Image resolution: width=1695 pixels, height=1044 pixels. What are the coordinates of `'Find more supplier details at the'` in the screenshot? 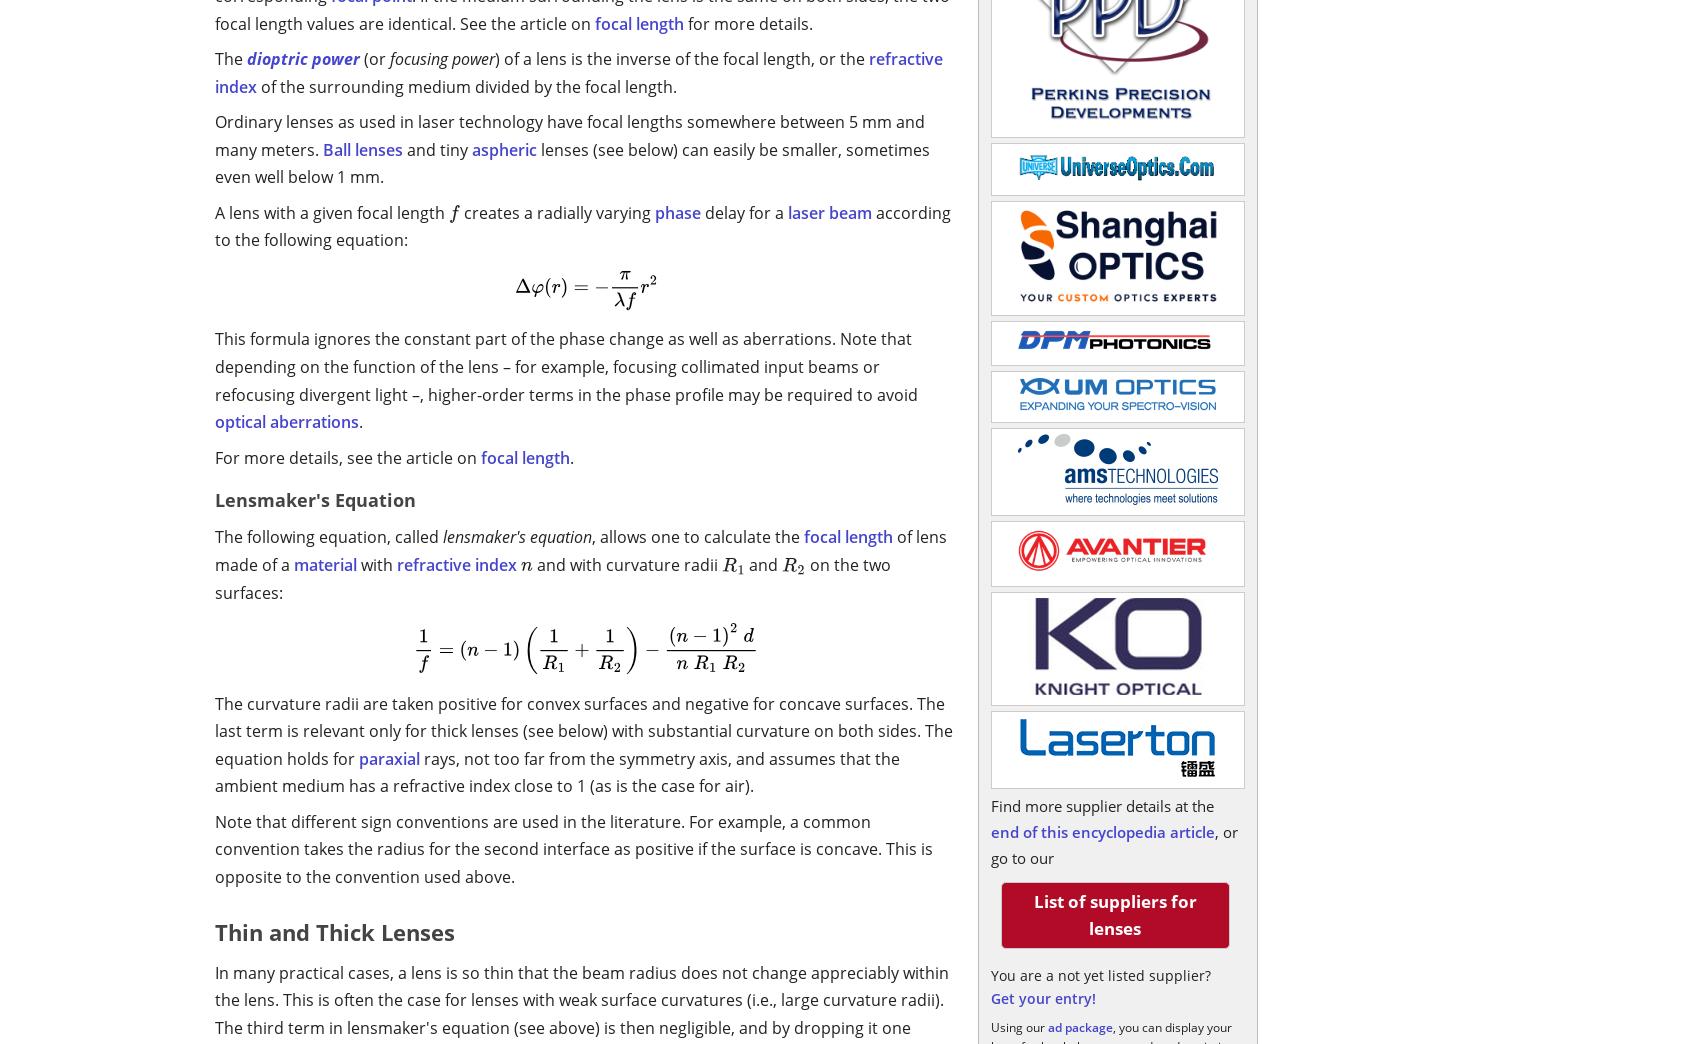 It's located at (1101, 805).